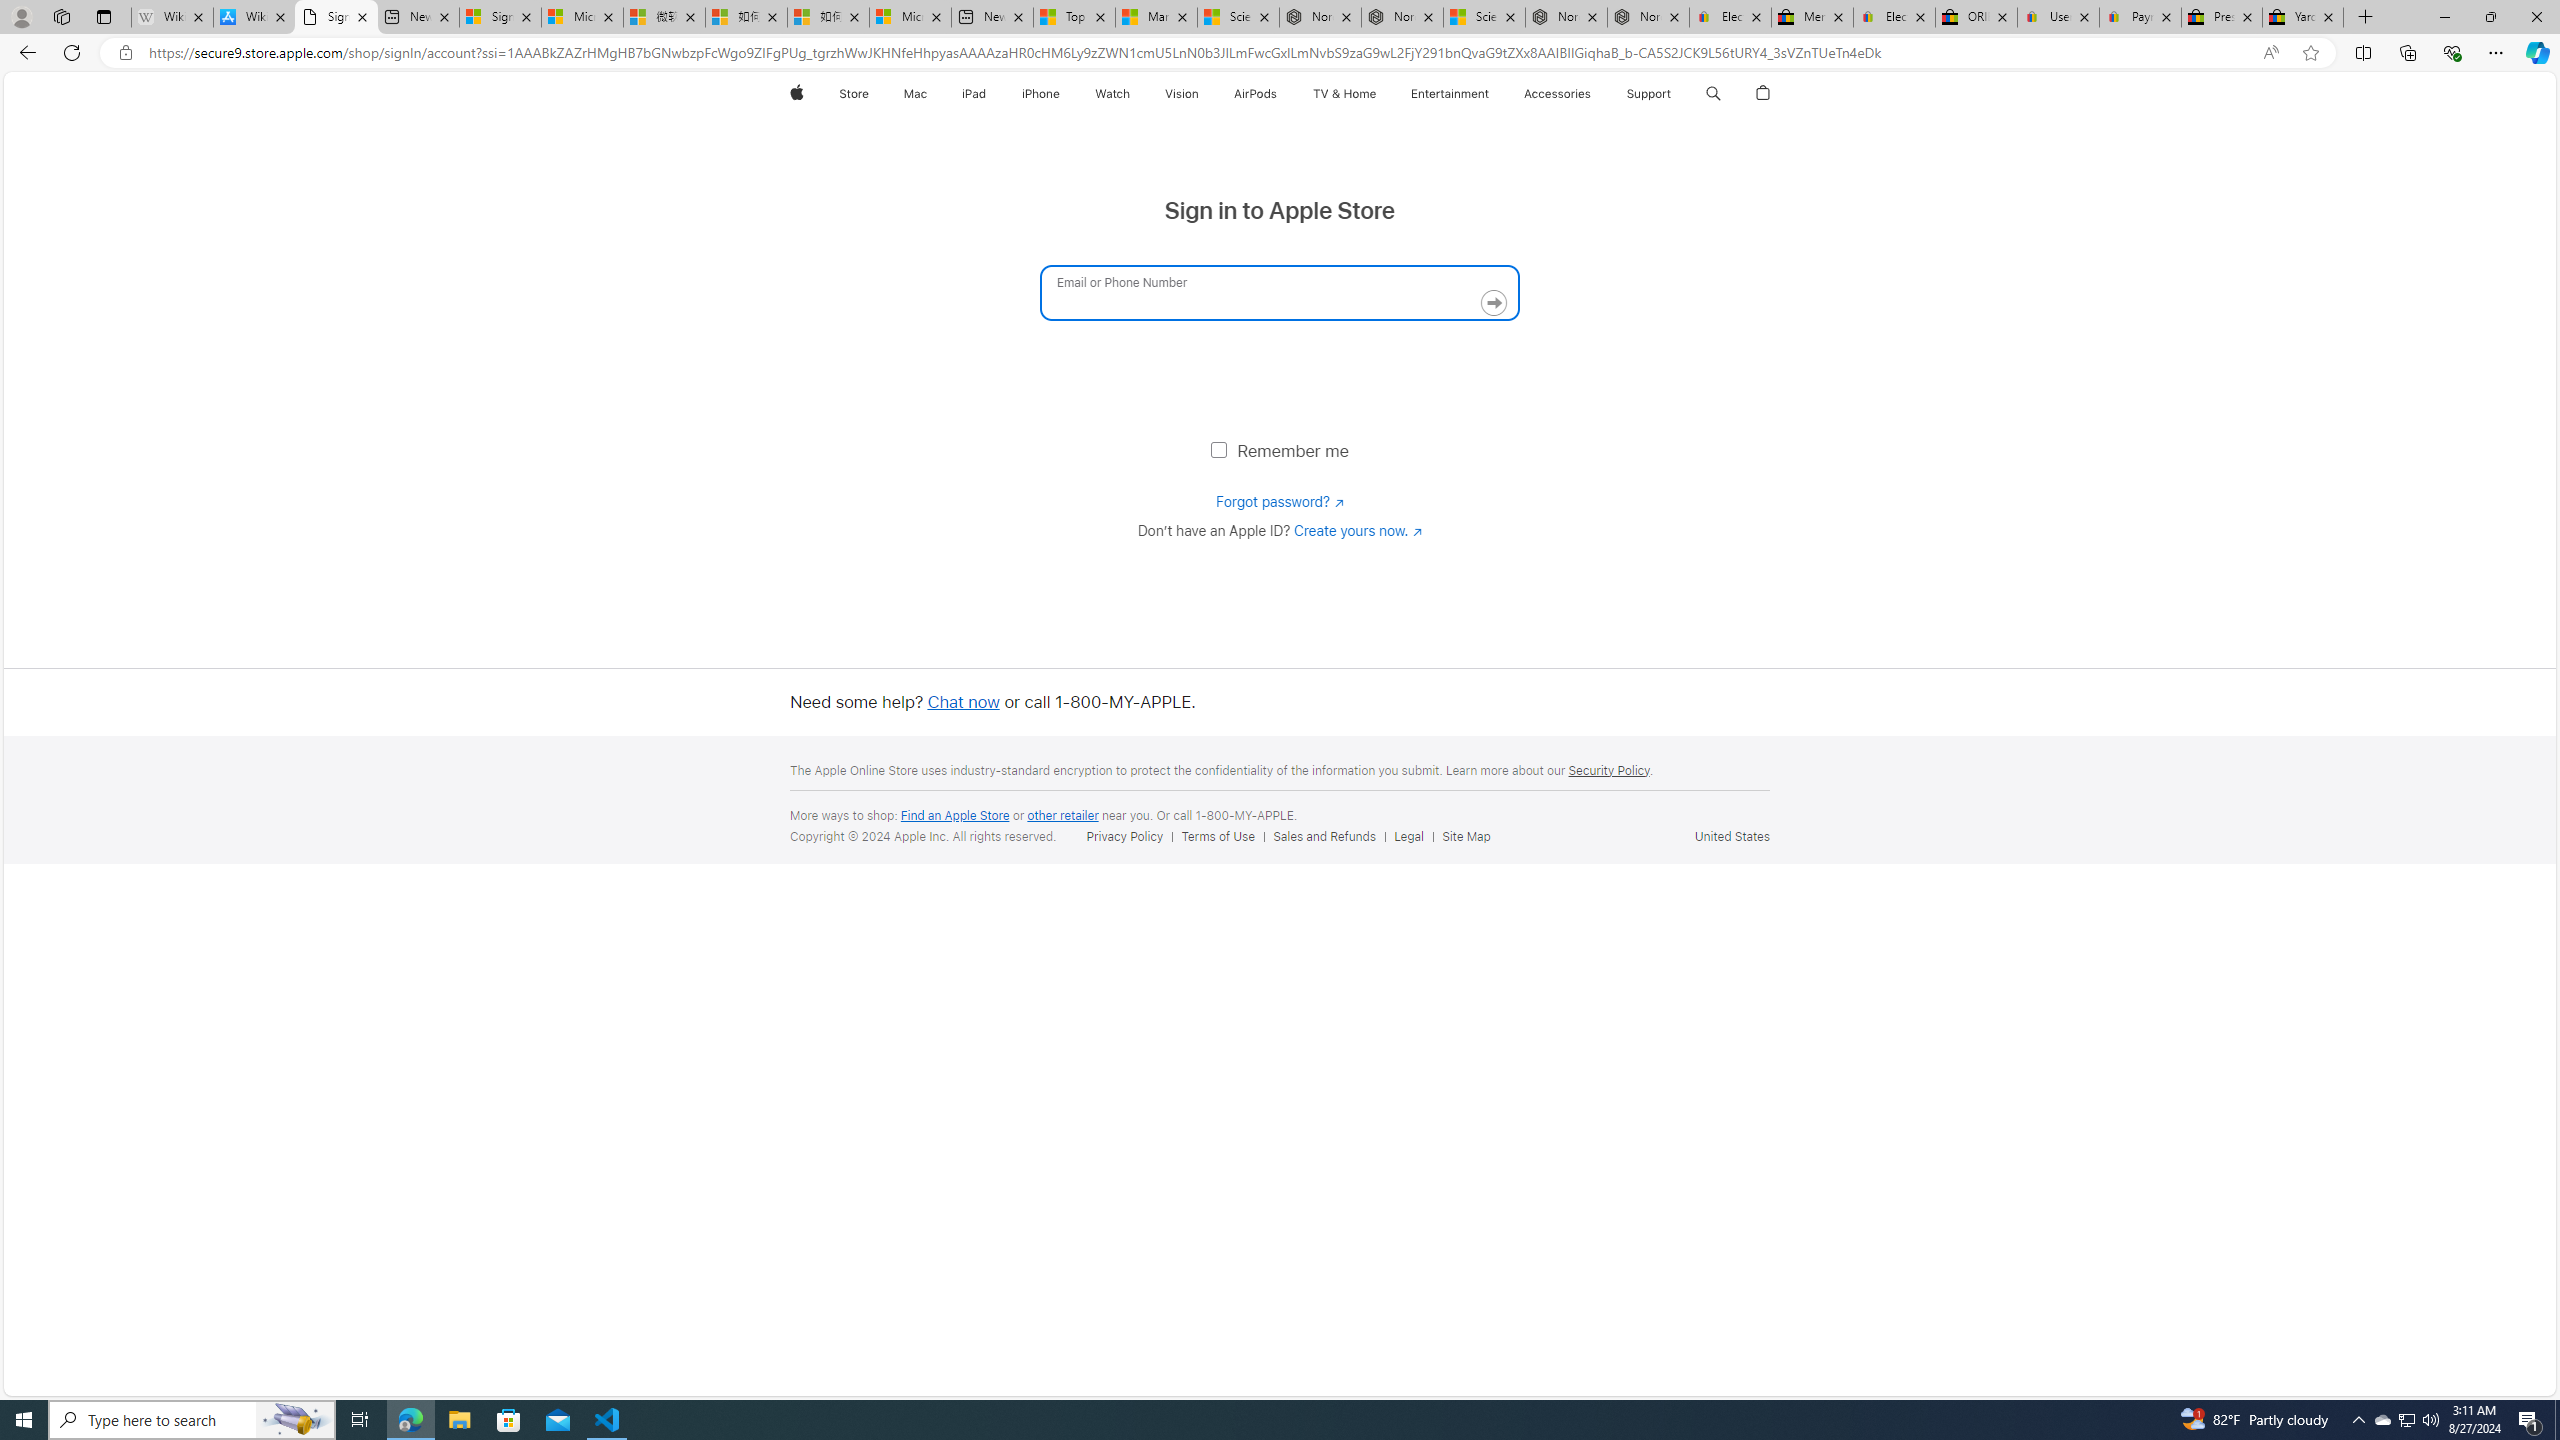  I want to click on 'iPhone', so click(1039, 93).